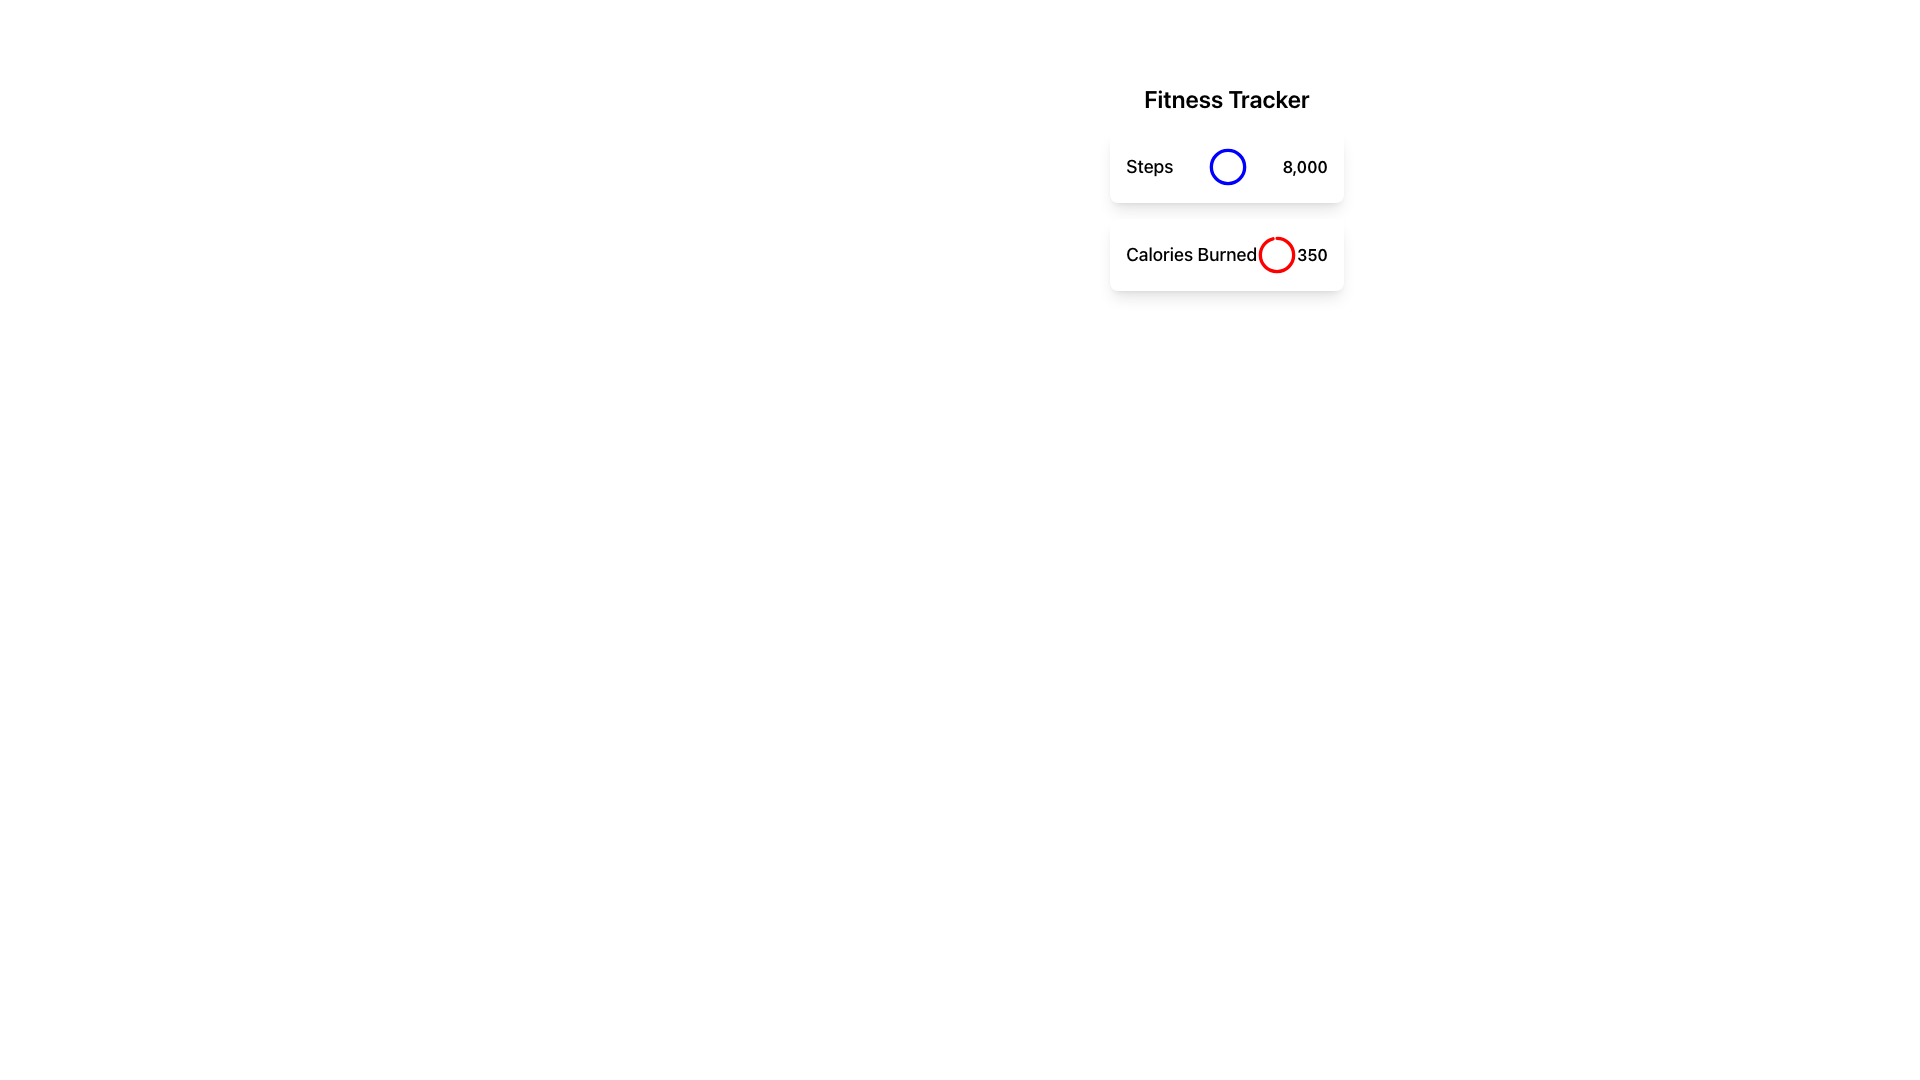  Describe the element at coordinates (1312, 253) in the screenshot. I see `displayed numeric value '350' representing the calories burned, located to the right of a red-stroked circular graphic within the 'Calories Burned' box in the 'Fitness Tracker' panel` at that location.